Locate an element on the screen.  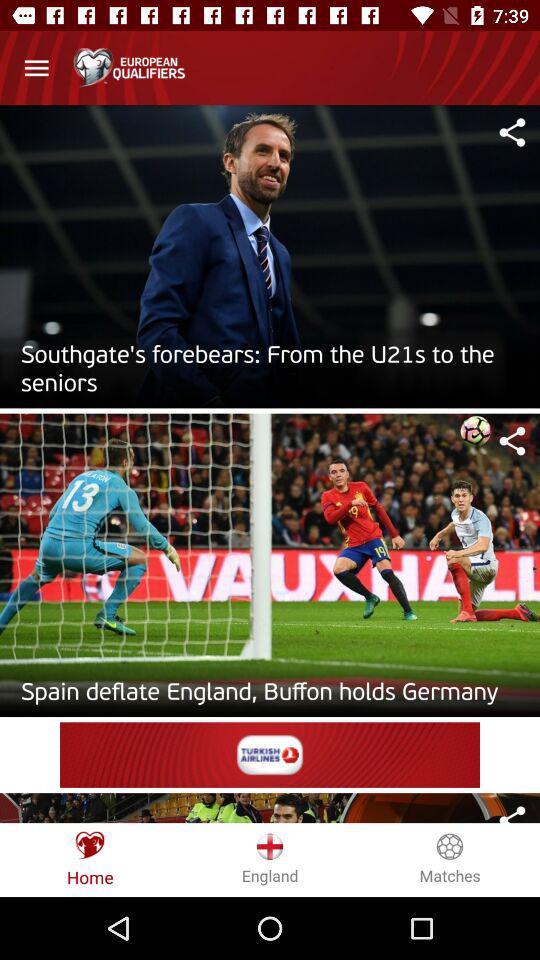
share the article is located at coordinates (512, 441).